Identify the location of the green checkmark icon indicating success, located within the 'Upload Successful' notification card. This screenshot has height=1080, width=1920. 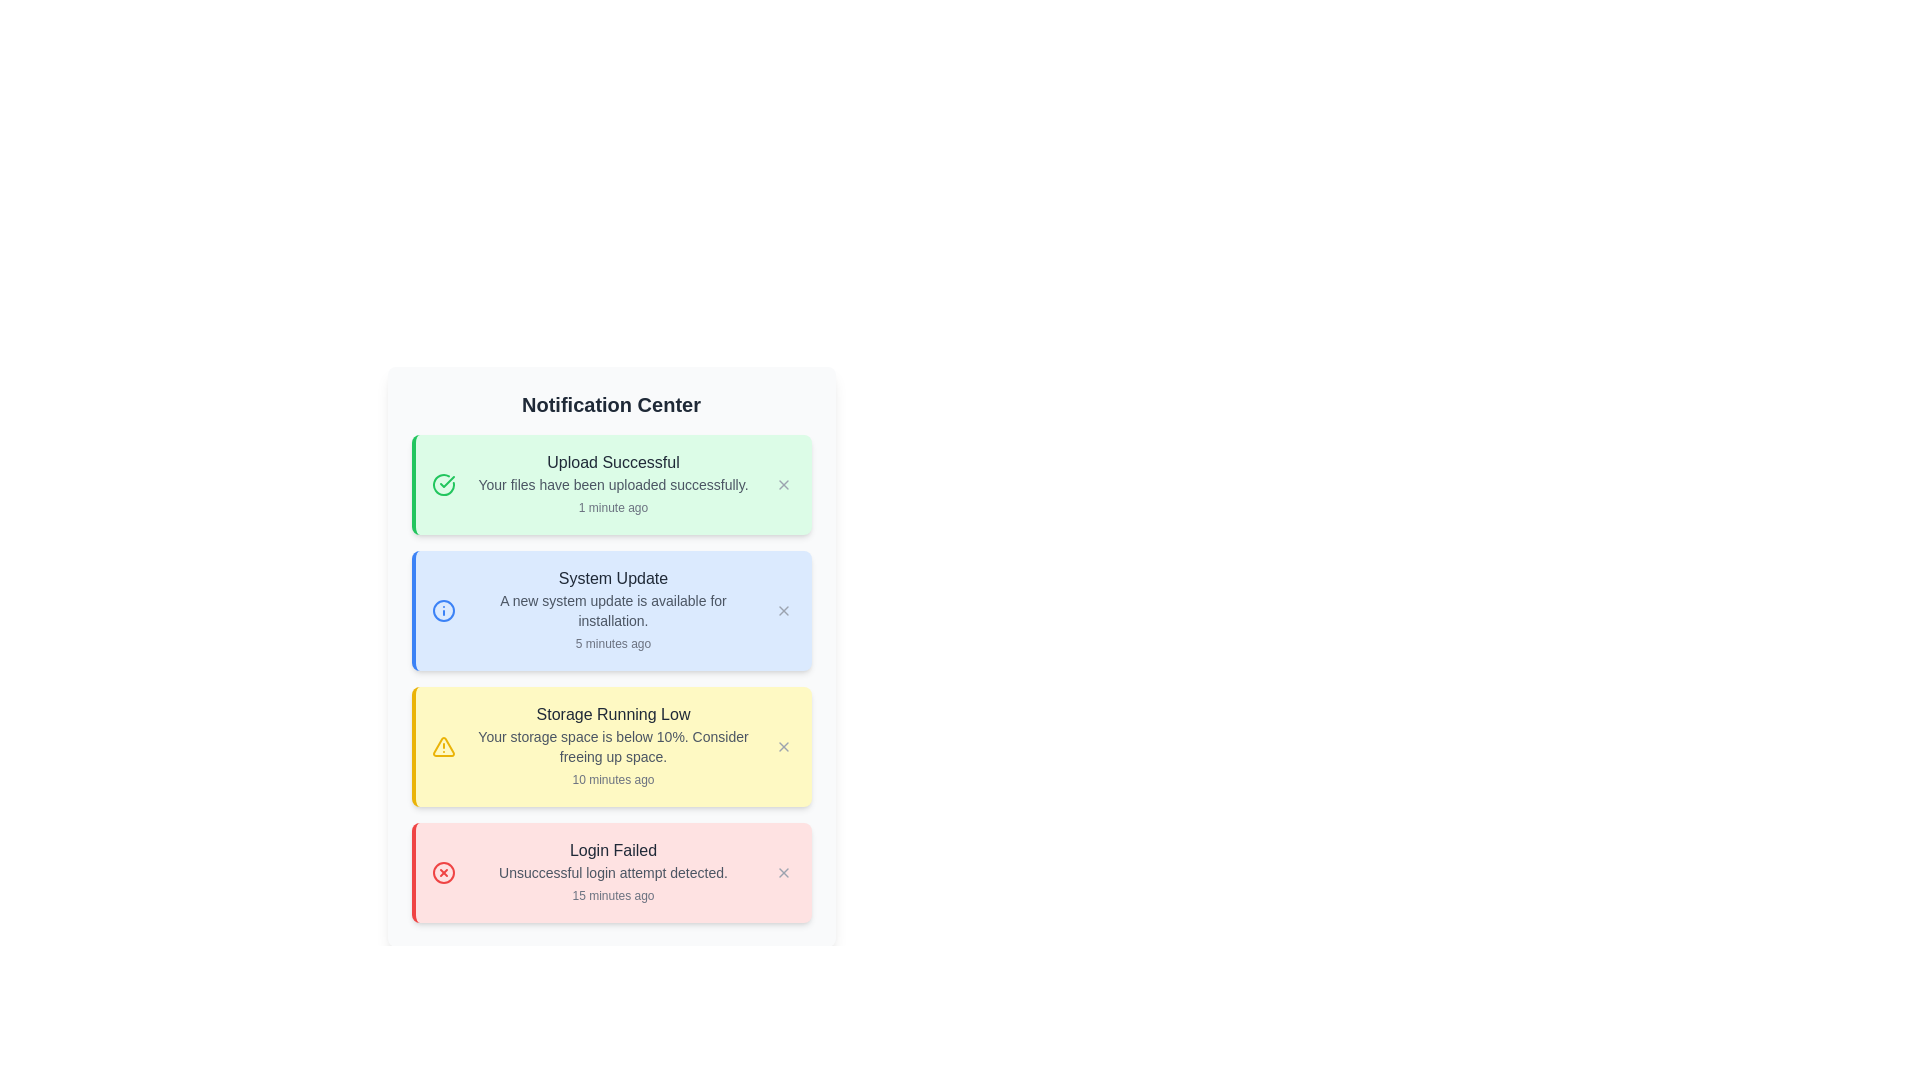
(445, 482).